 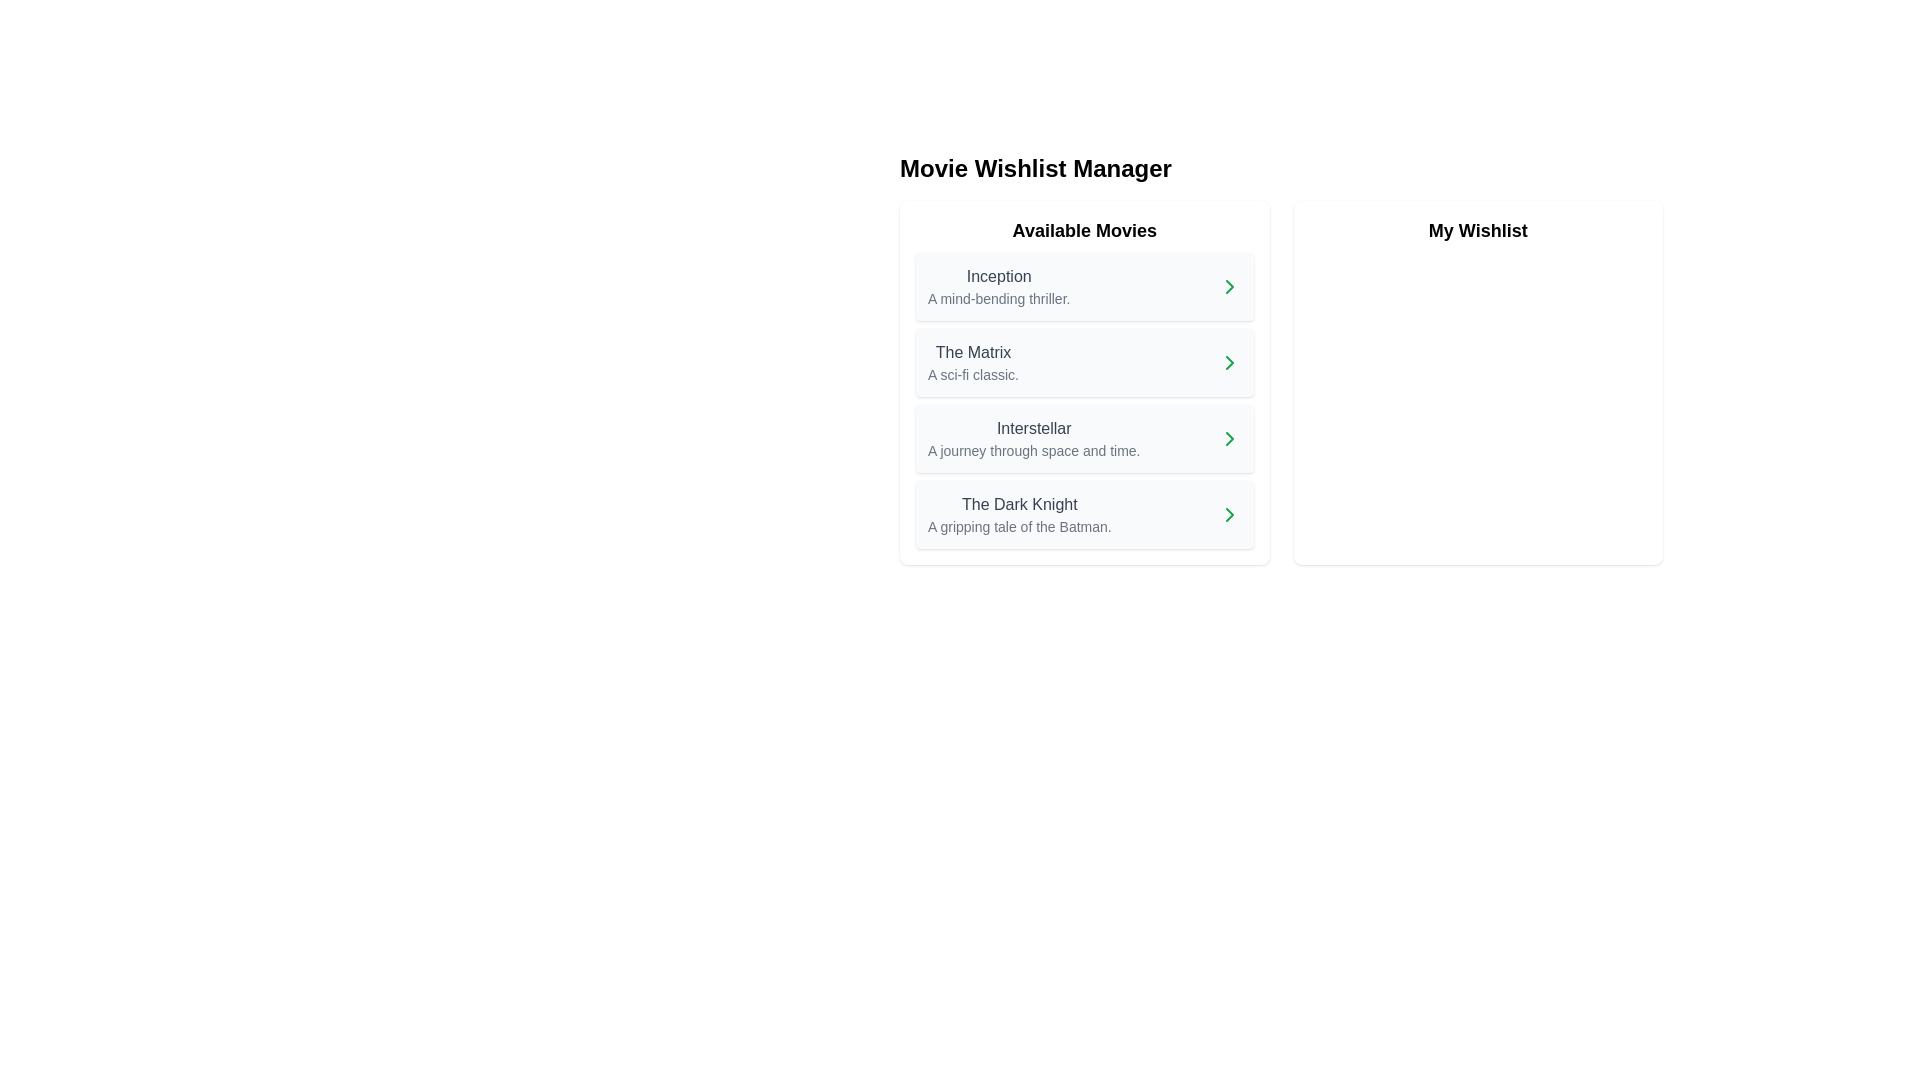 What do you see at coordinates (999, 277) in the screenshot?
I see `text label displaying 'Inception', which is styled with a medium gray font and located at the top of the 'Available Movies' section` at bounding box center [999, 277].